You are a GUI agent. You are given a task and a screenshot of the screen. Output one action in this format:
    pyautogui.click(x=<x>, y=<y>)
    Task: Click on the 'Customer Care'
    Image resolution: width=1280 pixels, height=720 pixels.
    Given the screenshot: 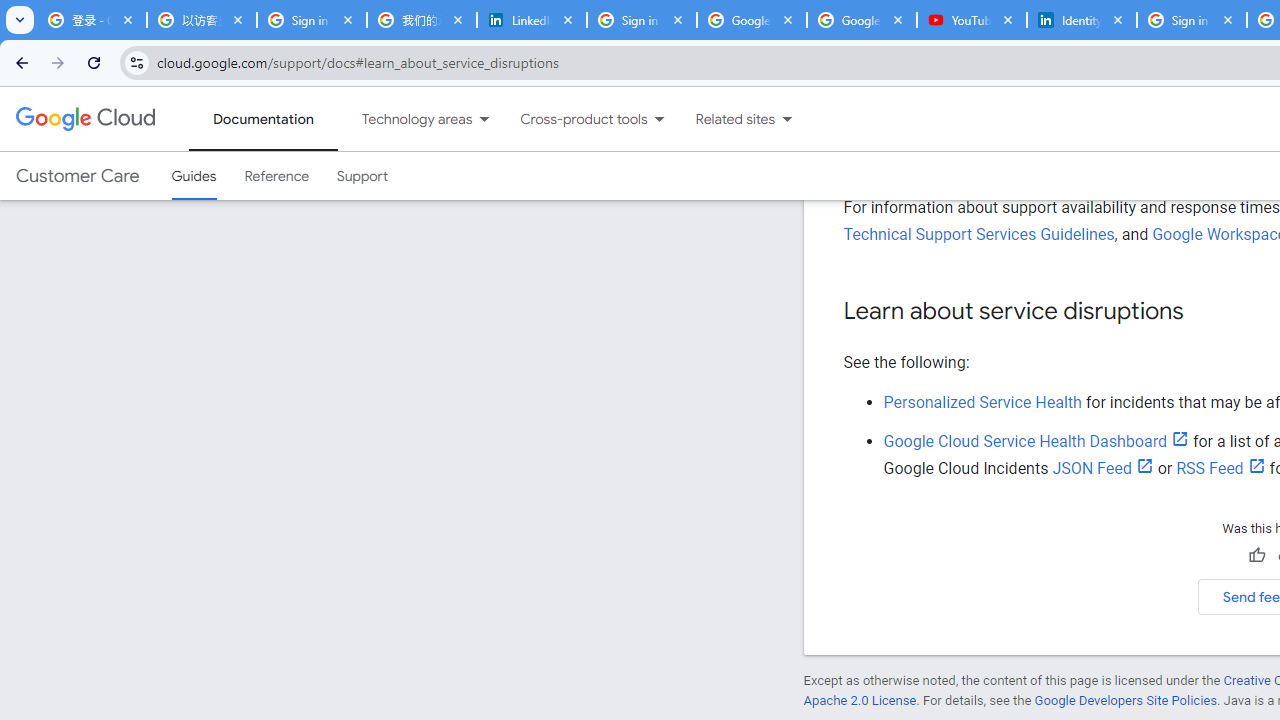 What is the action you would take?
    pyautogui.click(x=77, y=175)
    